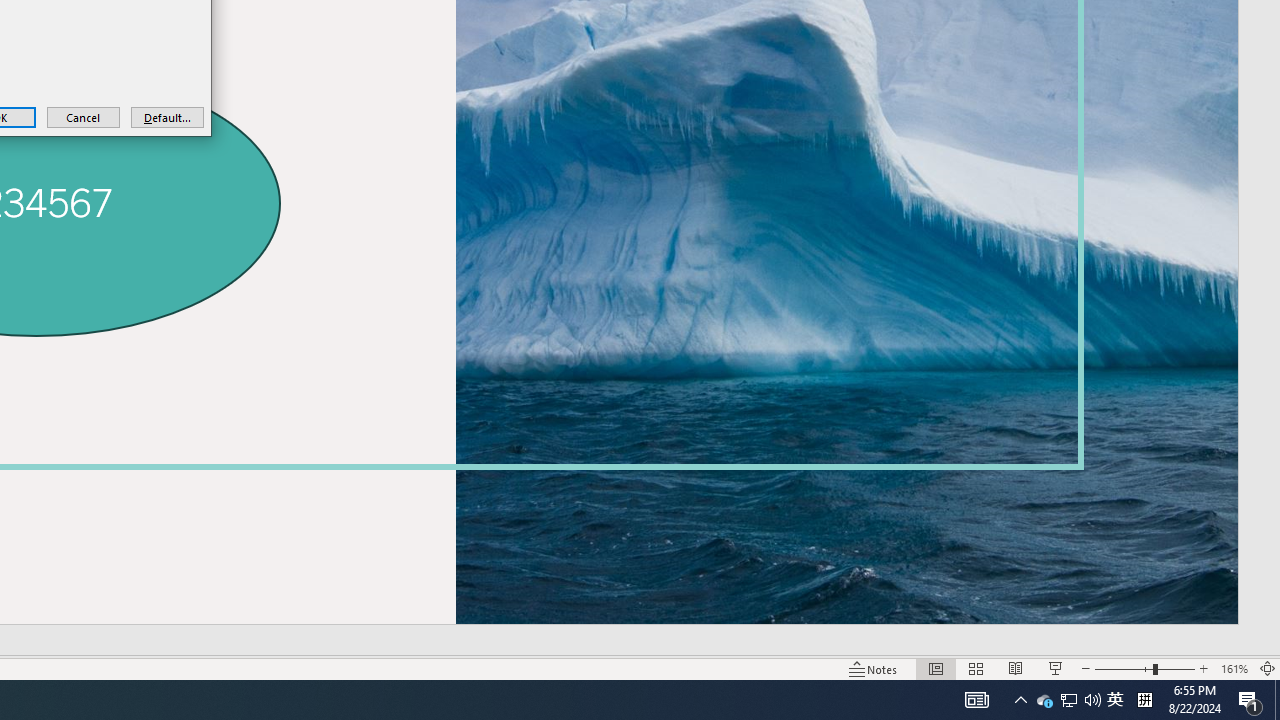 The height and width of the screenshot is (720, 1280). I want to click on 'AutomationID: 4105', so click(977, 698).